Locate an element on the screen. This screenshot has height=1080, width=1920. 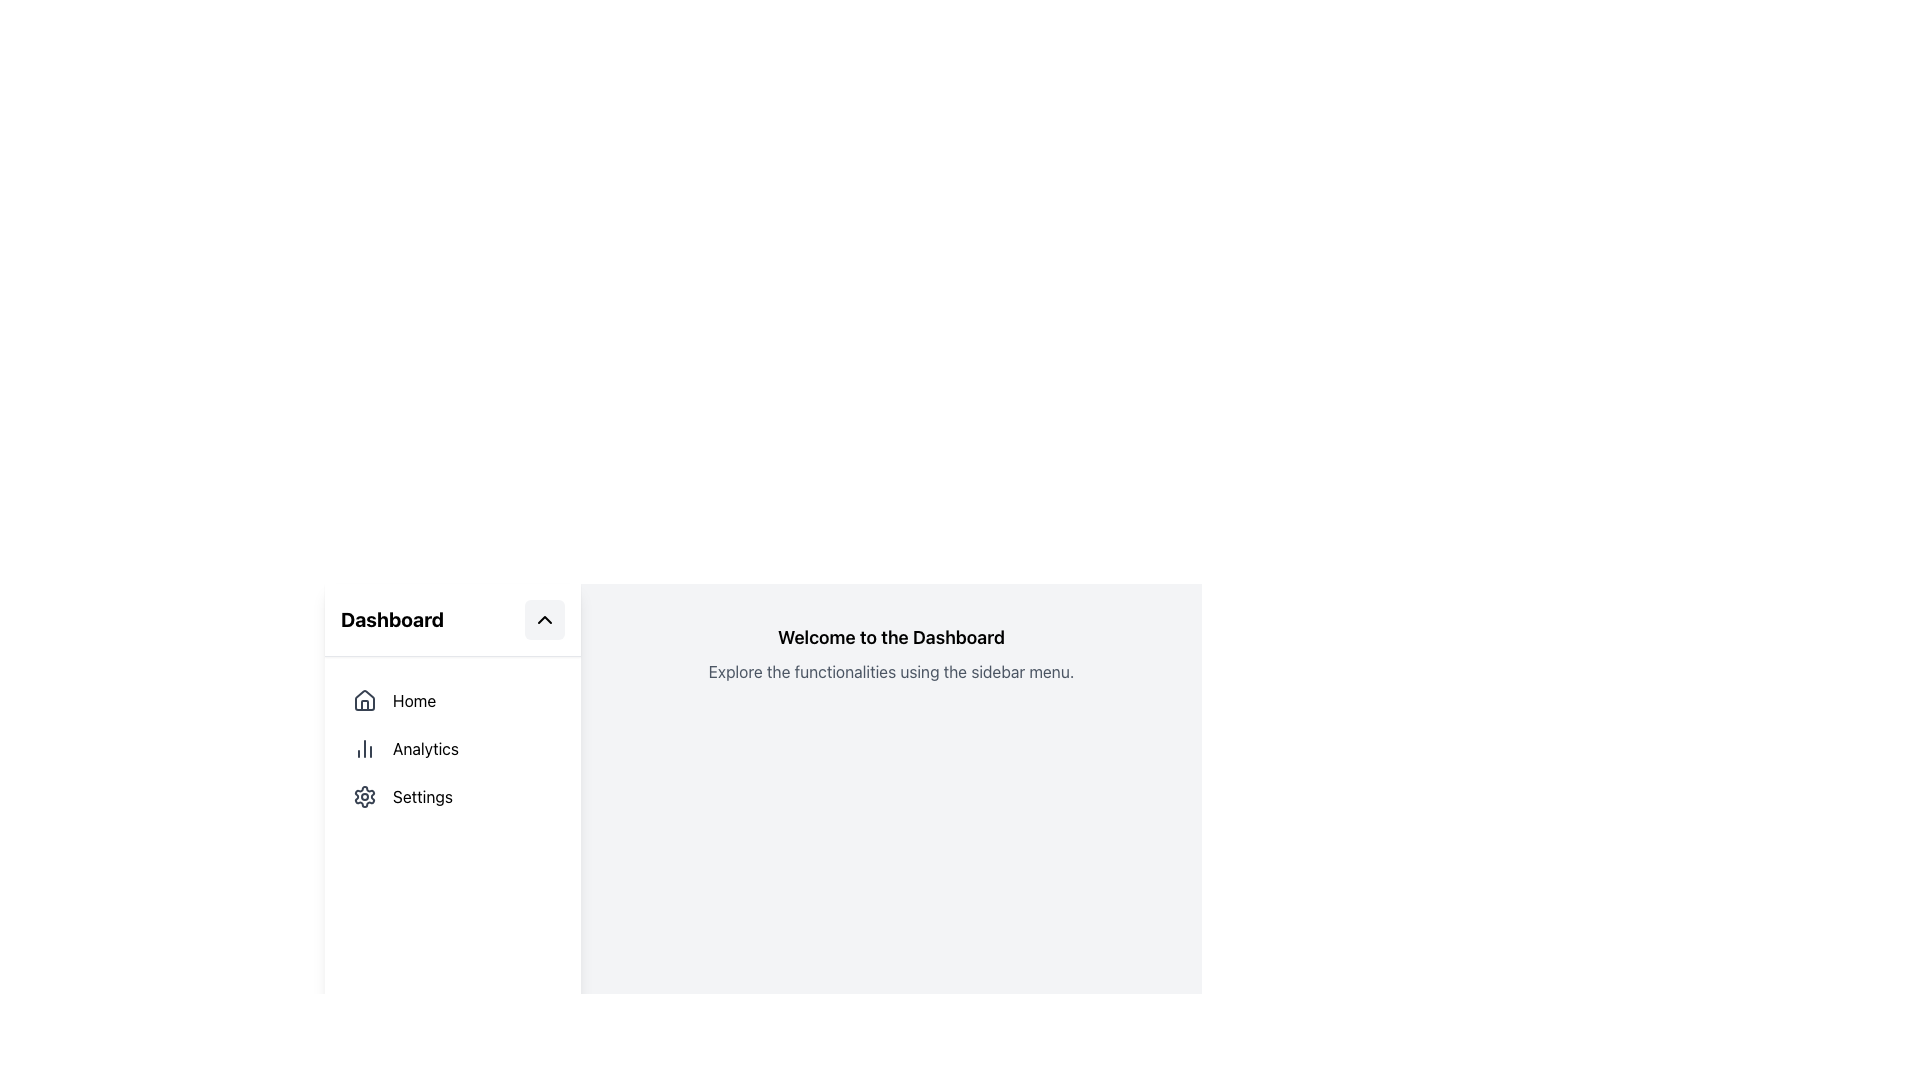
the third Navigation Menu Item in the sidebar is located at coordinates (451, 796).